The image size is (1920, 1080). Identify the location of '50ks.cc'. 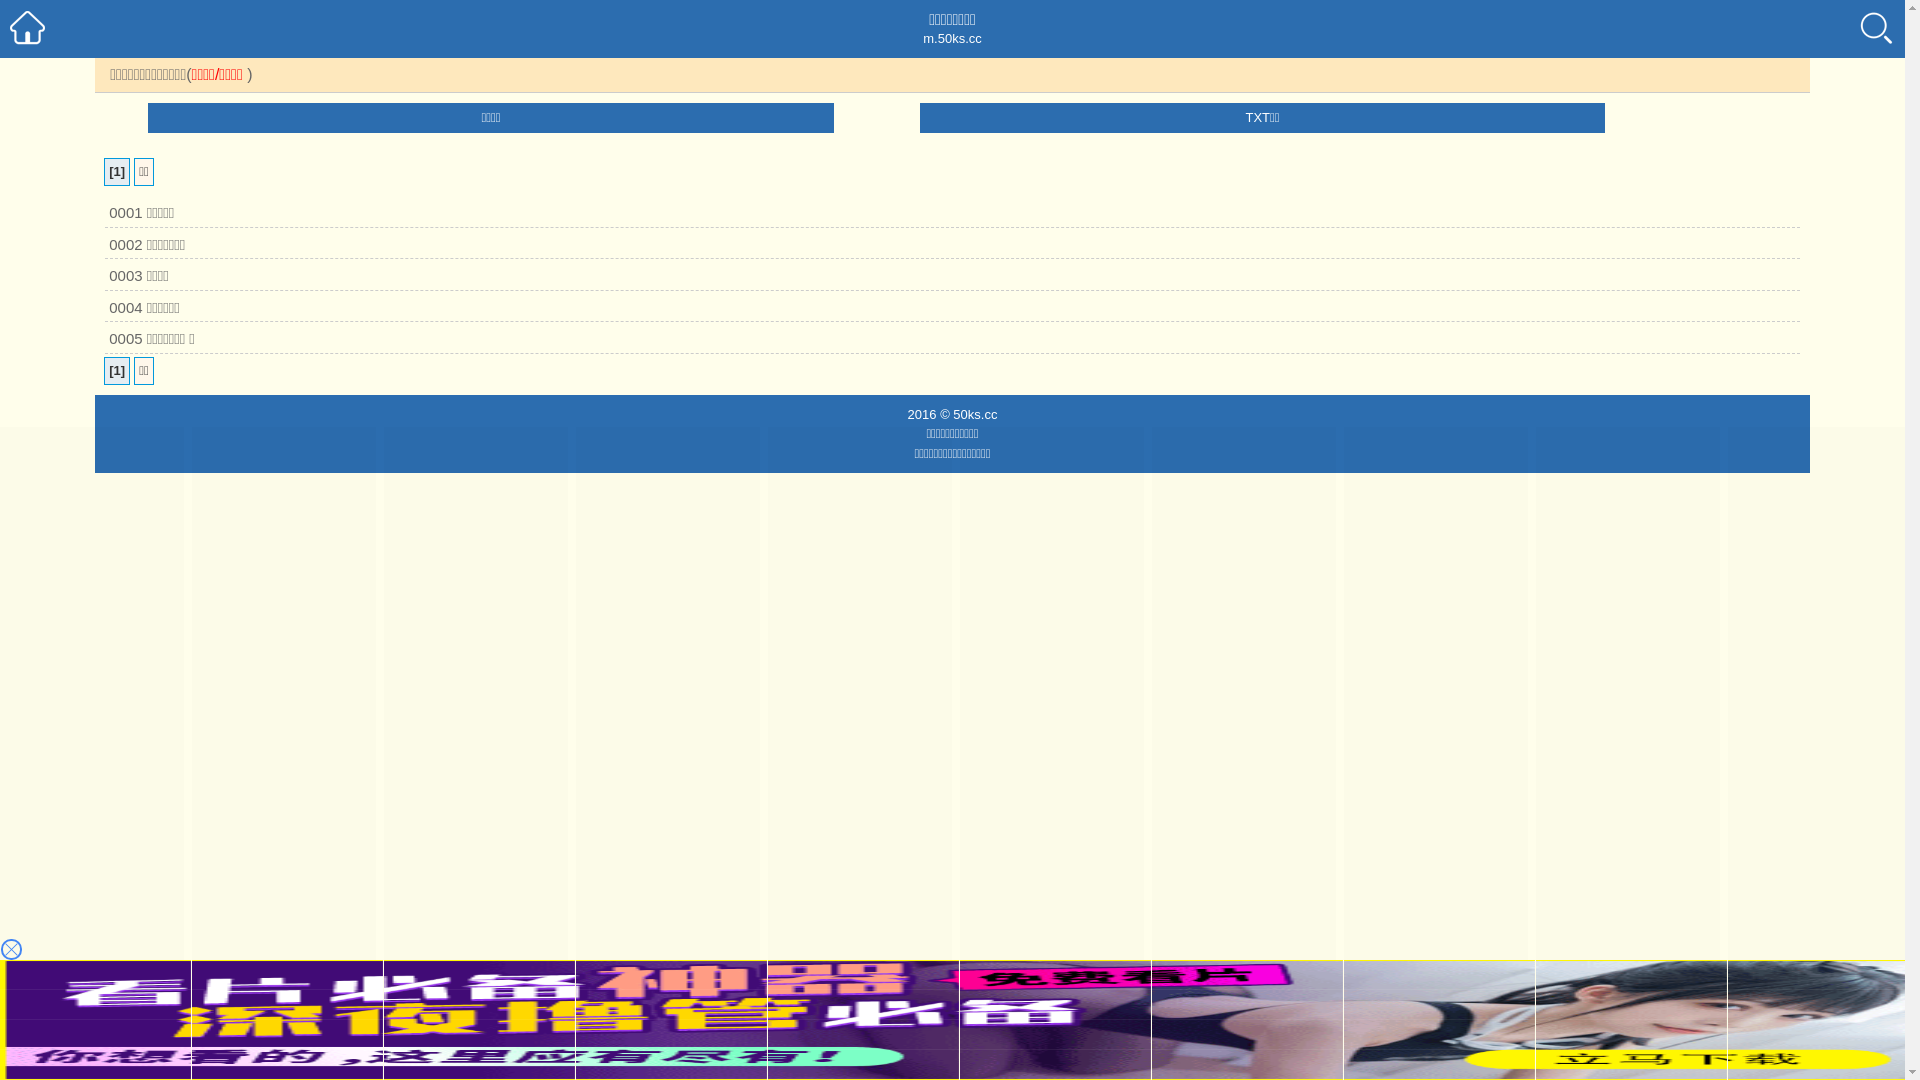
(952, 412).